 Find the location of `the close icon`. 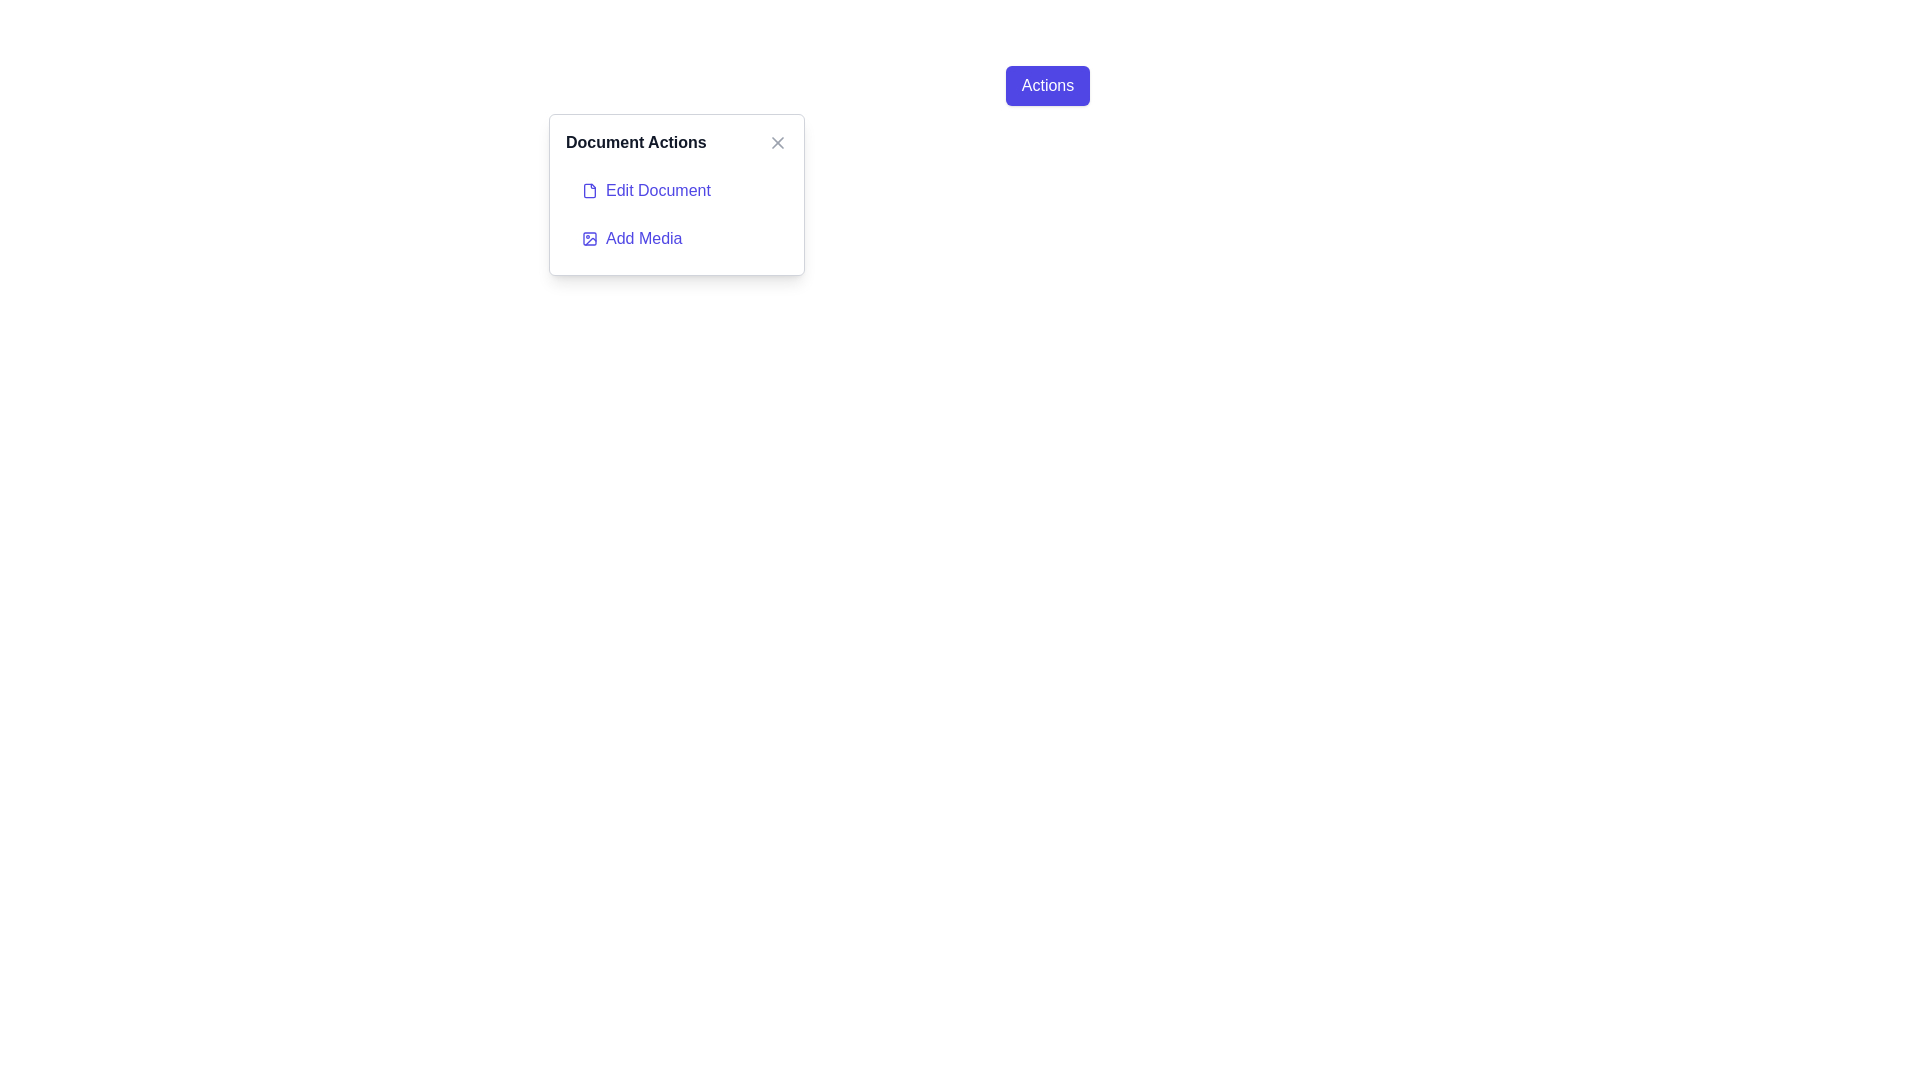

the close icon is located at coordinates (776, 141).